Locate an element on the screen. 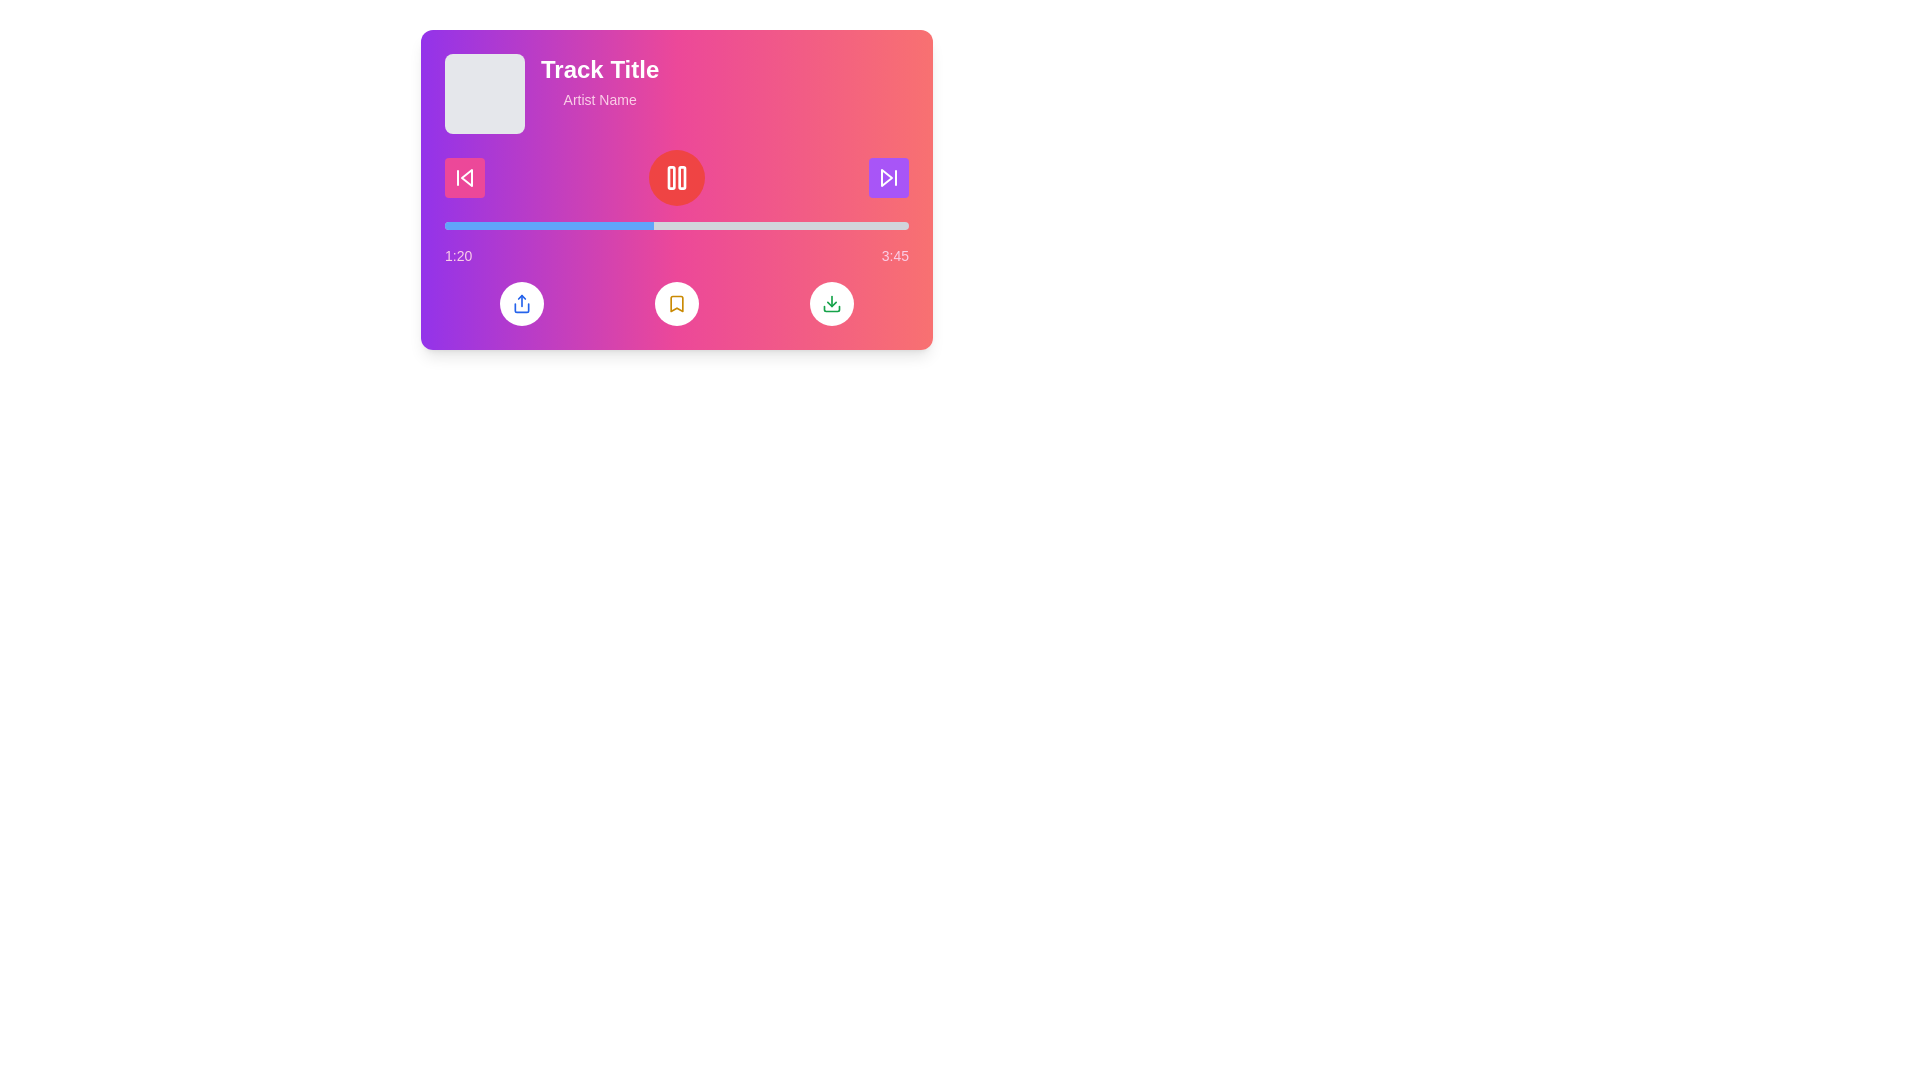 This screenshot has height=1080, width=1920. the Text Label displaying '1:20' which indicates the elapsed time of the track is located at coordinates (457, 254).